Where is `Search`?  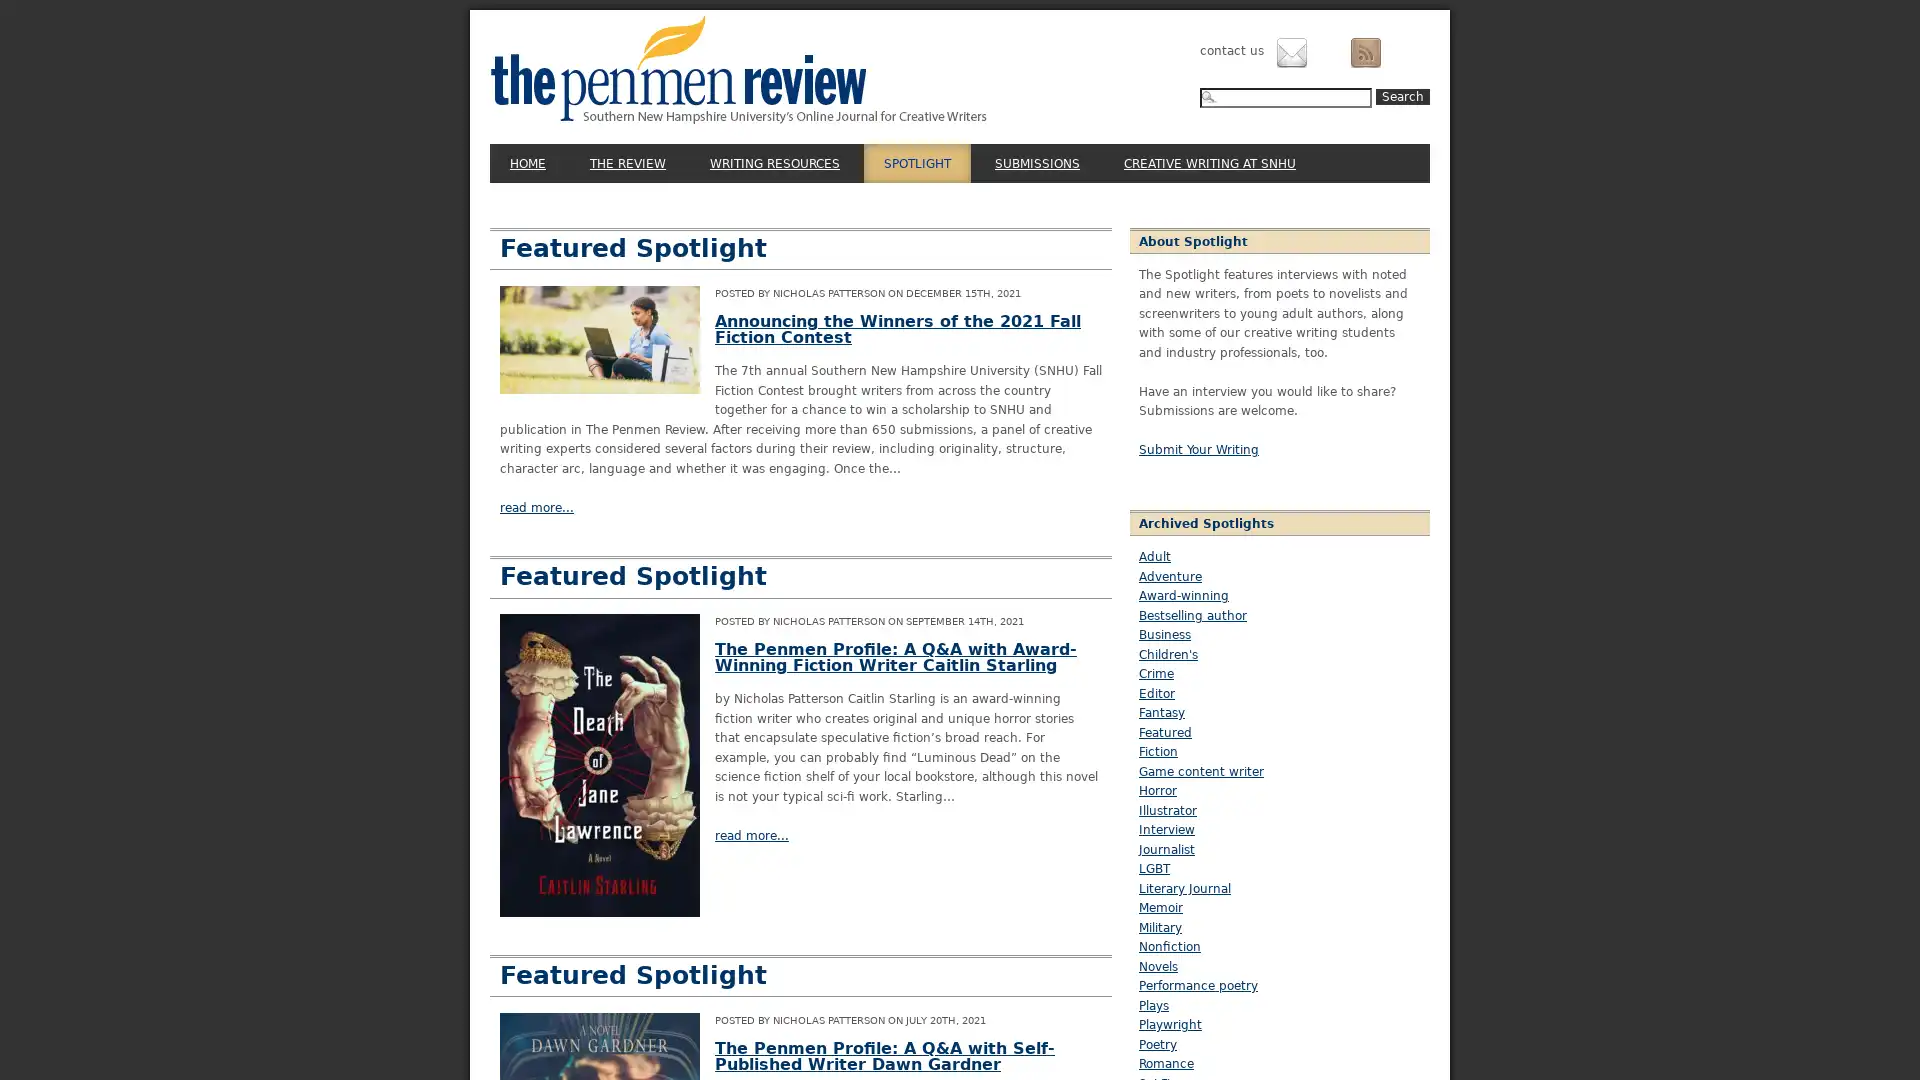 Search is located at coordinates (1401, 96).